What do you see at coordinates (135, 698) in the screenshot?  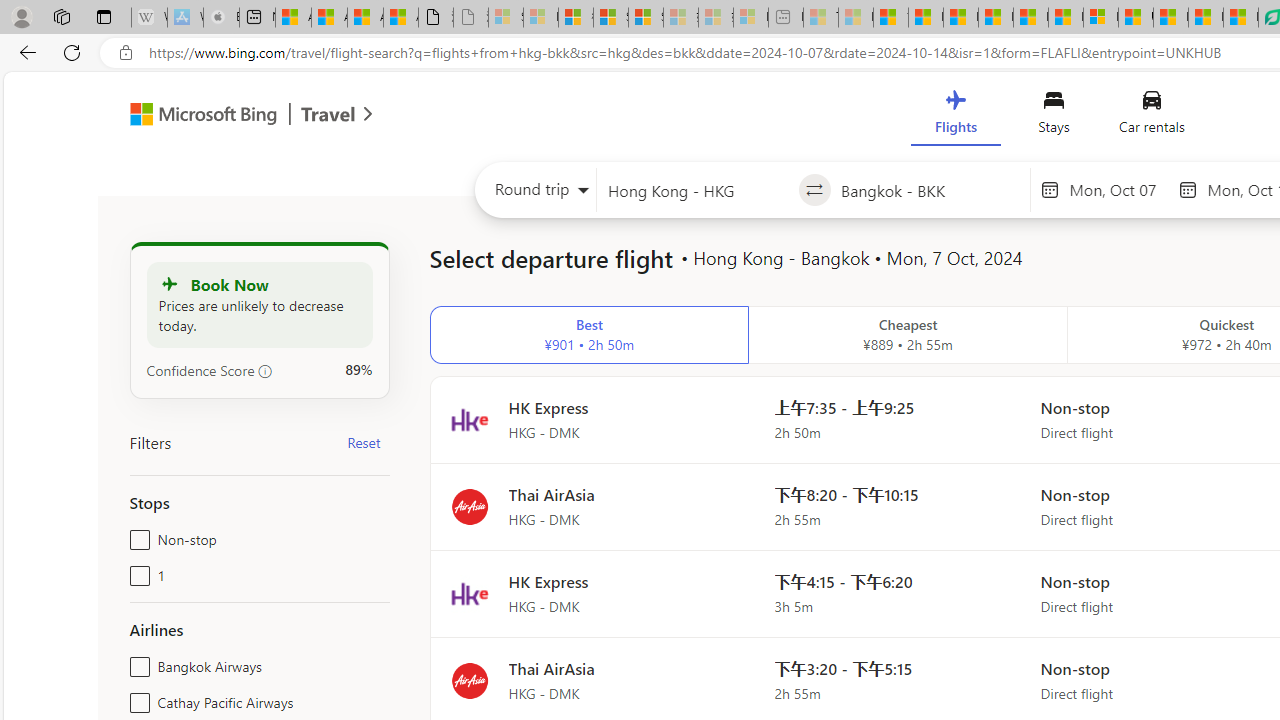 I see `'Cathay Pacific Airways'` at bounding box center [135, 698].